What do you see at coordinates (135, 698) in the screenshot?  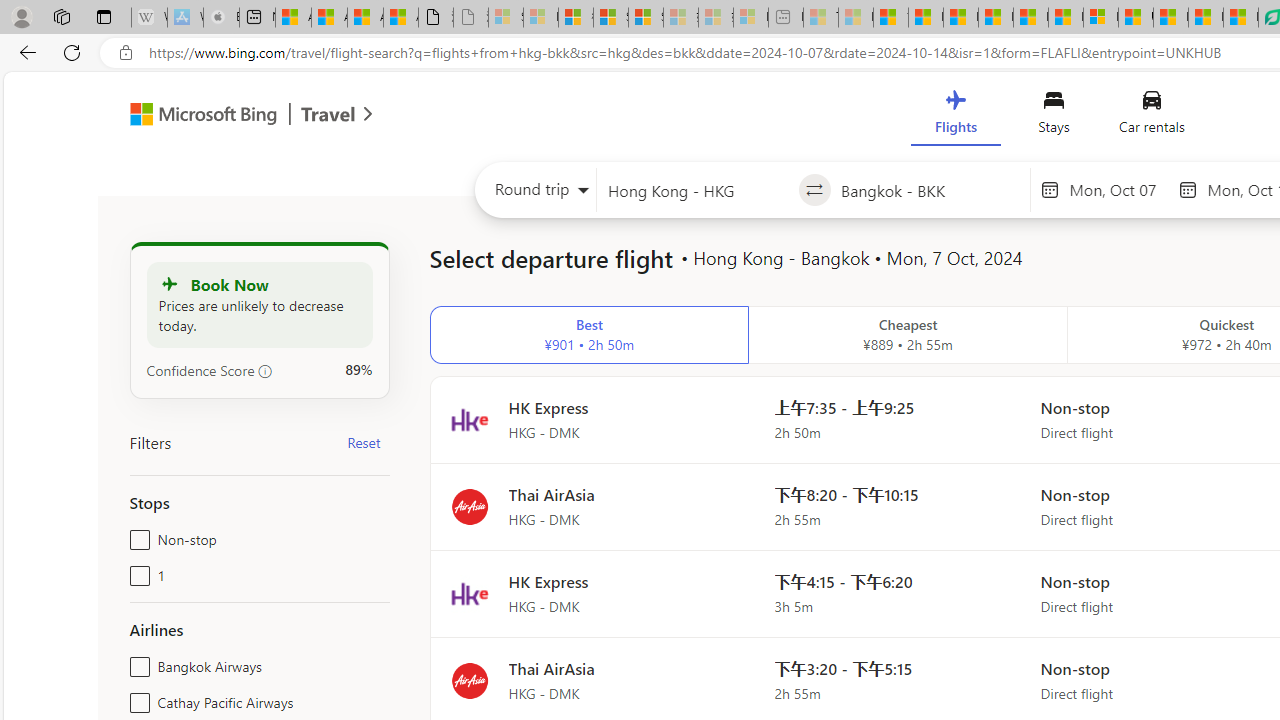 I see `'Cathay Pacific Airways'` at bounding box center [135, 698].